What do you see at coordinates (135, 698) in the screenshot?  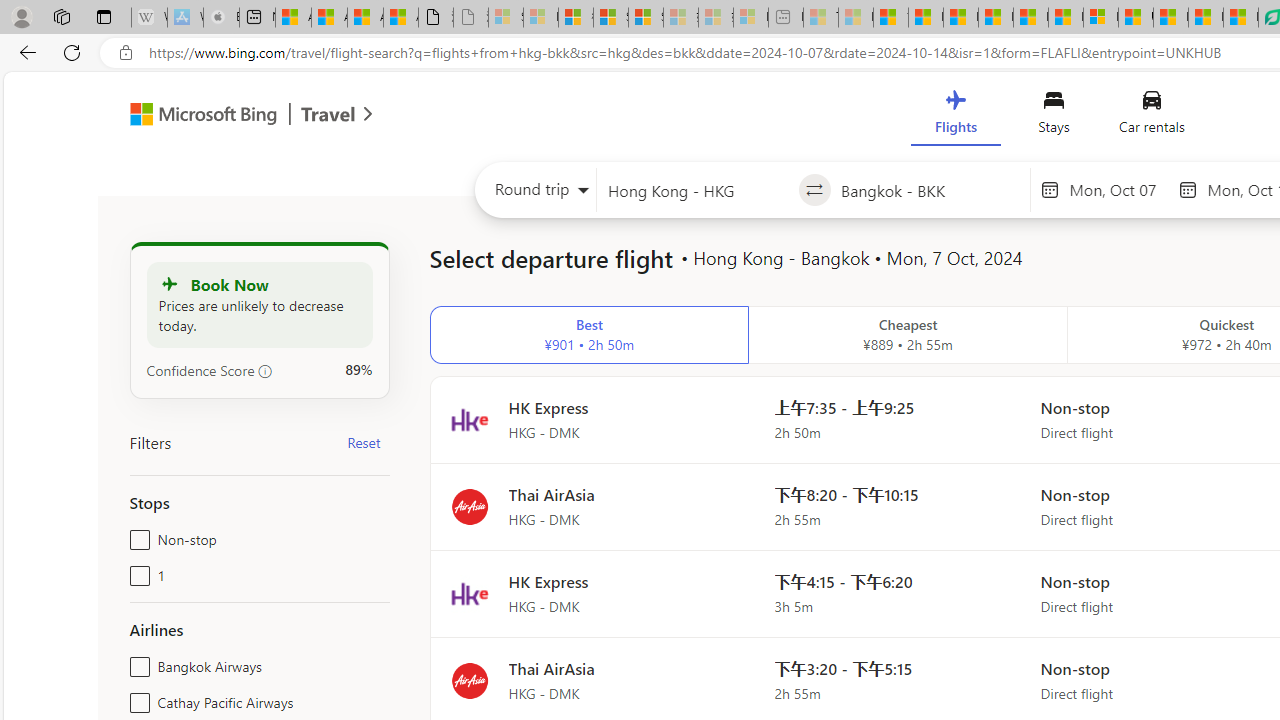 I see `'Cathay Pacific Airways'` at bounding box center [135, 698].